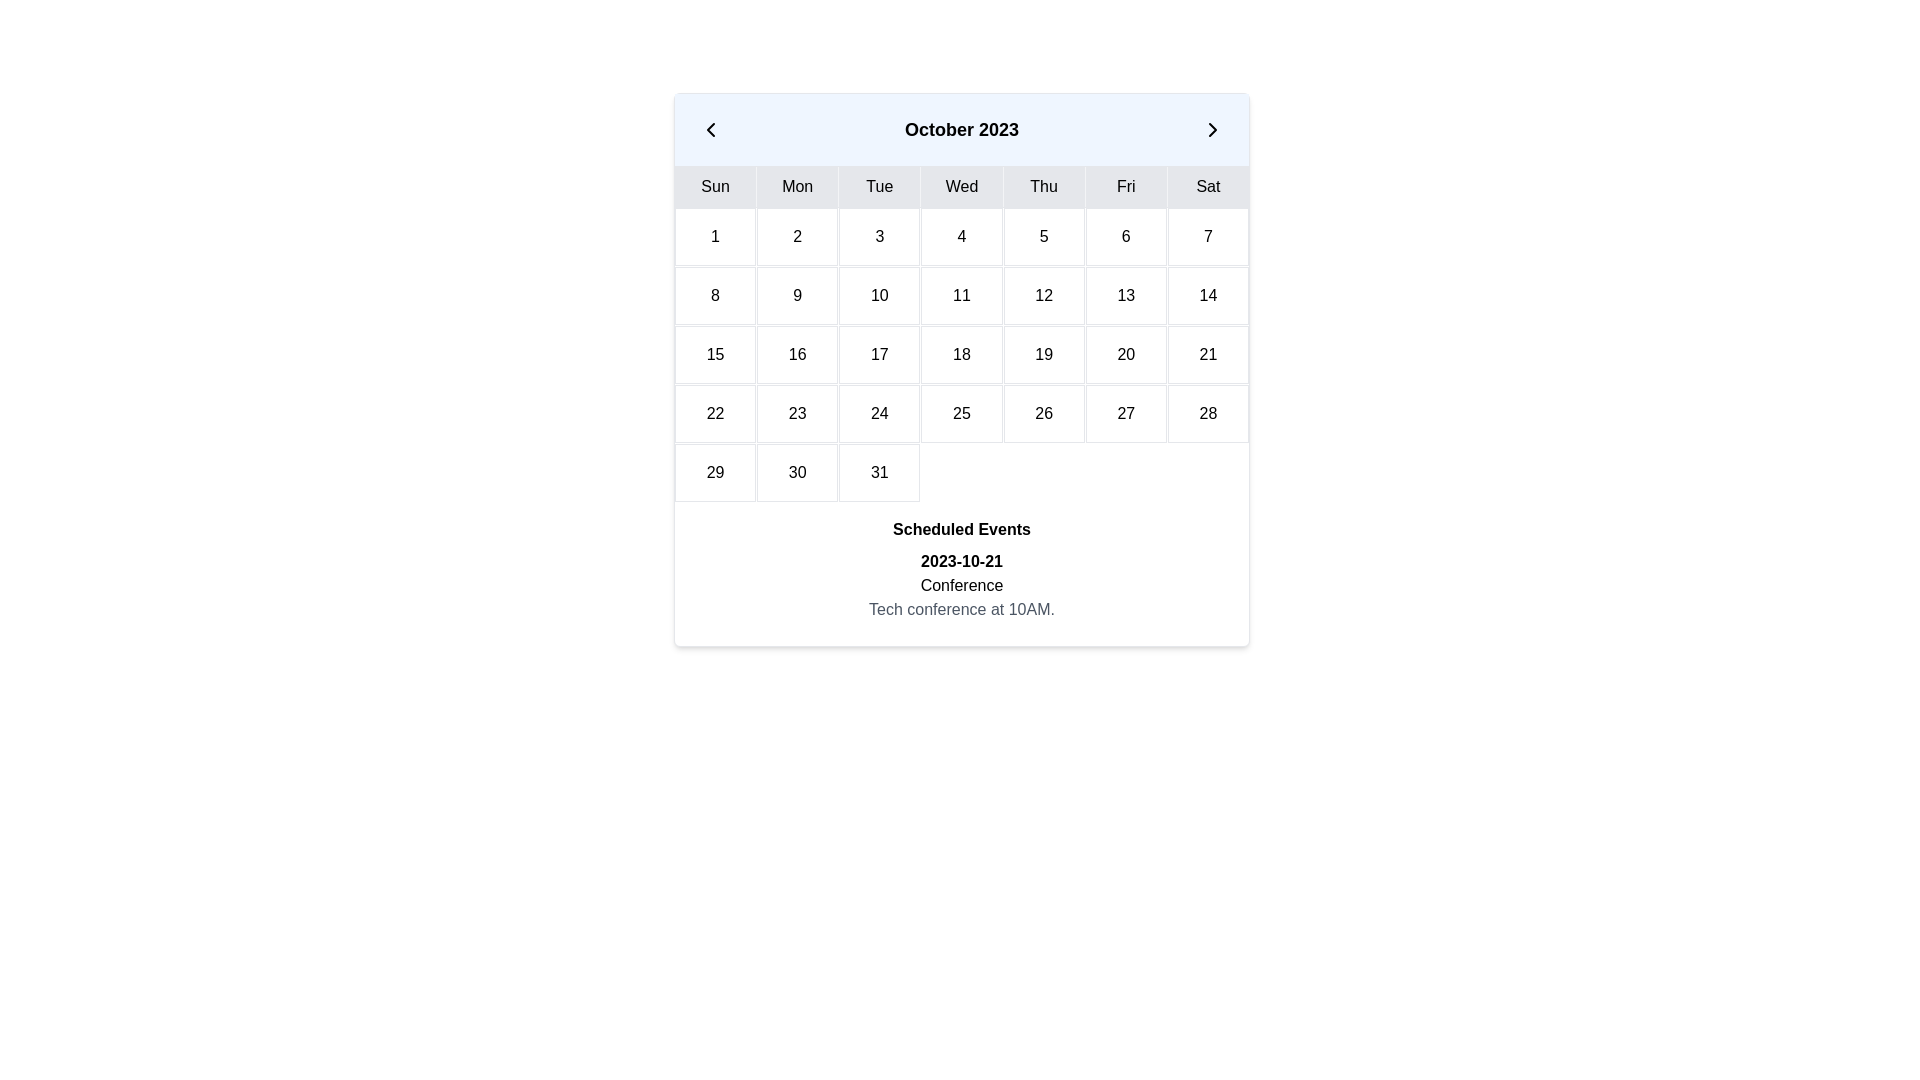  What do you see at coordinates (879, 296) in the screenshot?
I see `the Calendar Day Cell displaying the number '10' in the second row and third column of the calendar` at bounding box center [879, 296].